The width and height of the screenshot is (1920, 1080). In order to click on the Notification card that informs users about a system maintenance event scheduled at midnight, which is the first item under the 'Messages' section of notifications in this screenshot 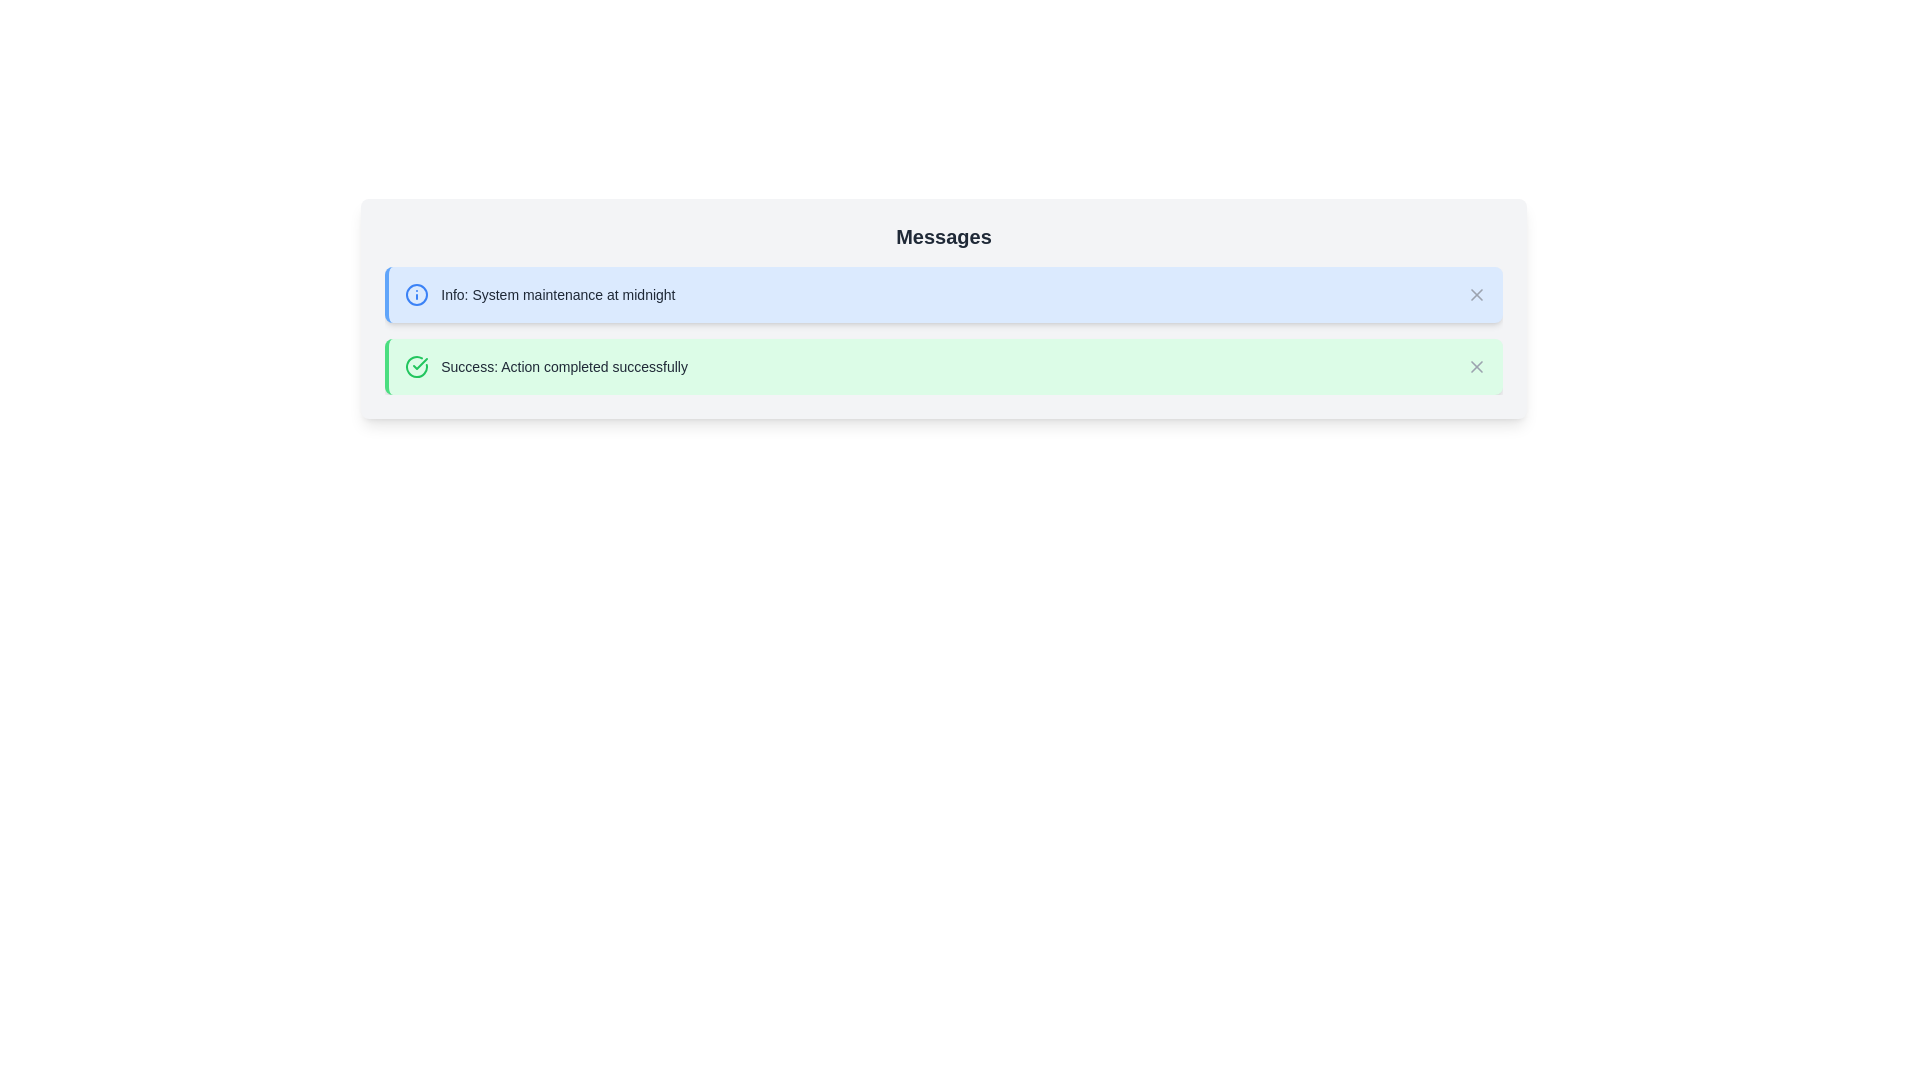, I will do `click(943, 294)`.